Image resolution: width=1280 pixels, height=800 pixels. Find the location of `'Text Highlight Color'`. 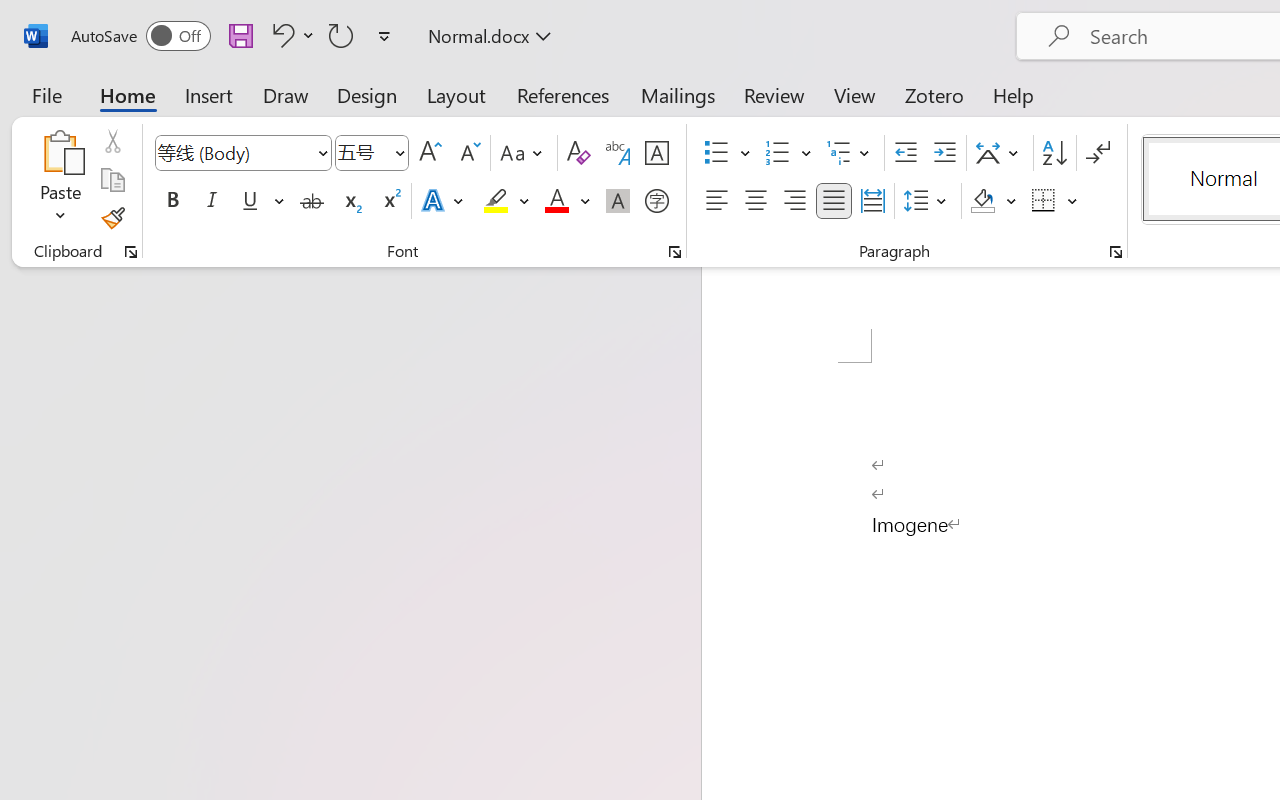

'Text Highlight Color' is located at coordinates (506, 201).